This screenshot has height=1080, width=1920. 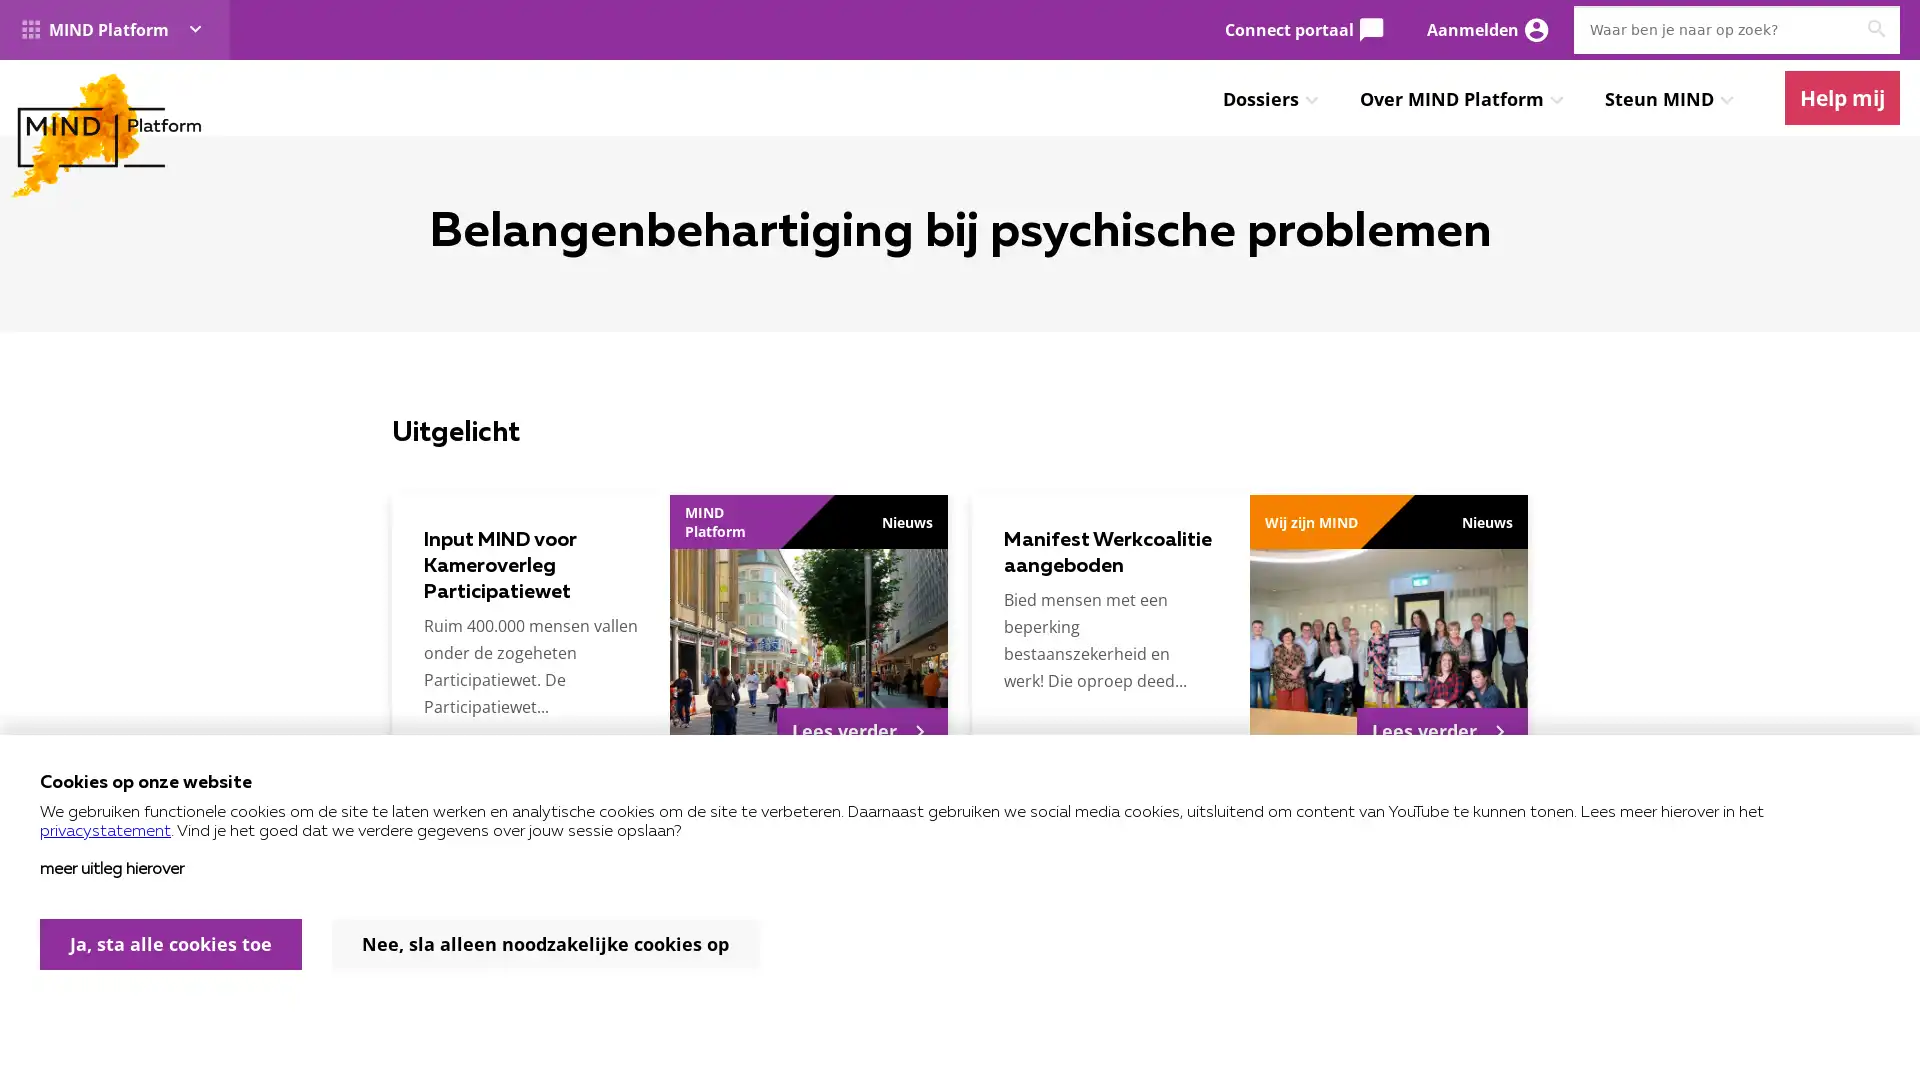 I want to click on Ja, sta alle cookies toe, so click(x=171, y=944).